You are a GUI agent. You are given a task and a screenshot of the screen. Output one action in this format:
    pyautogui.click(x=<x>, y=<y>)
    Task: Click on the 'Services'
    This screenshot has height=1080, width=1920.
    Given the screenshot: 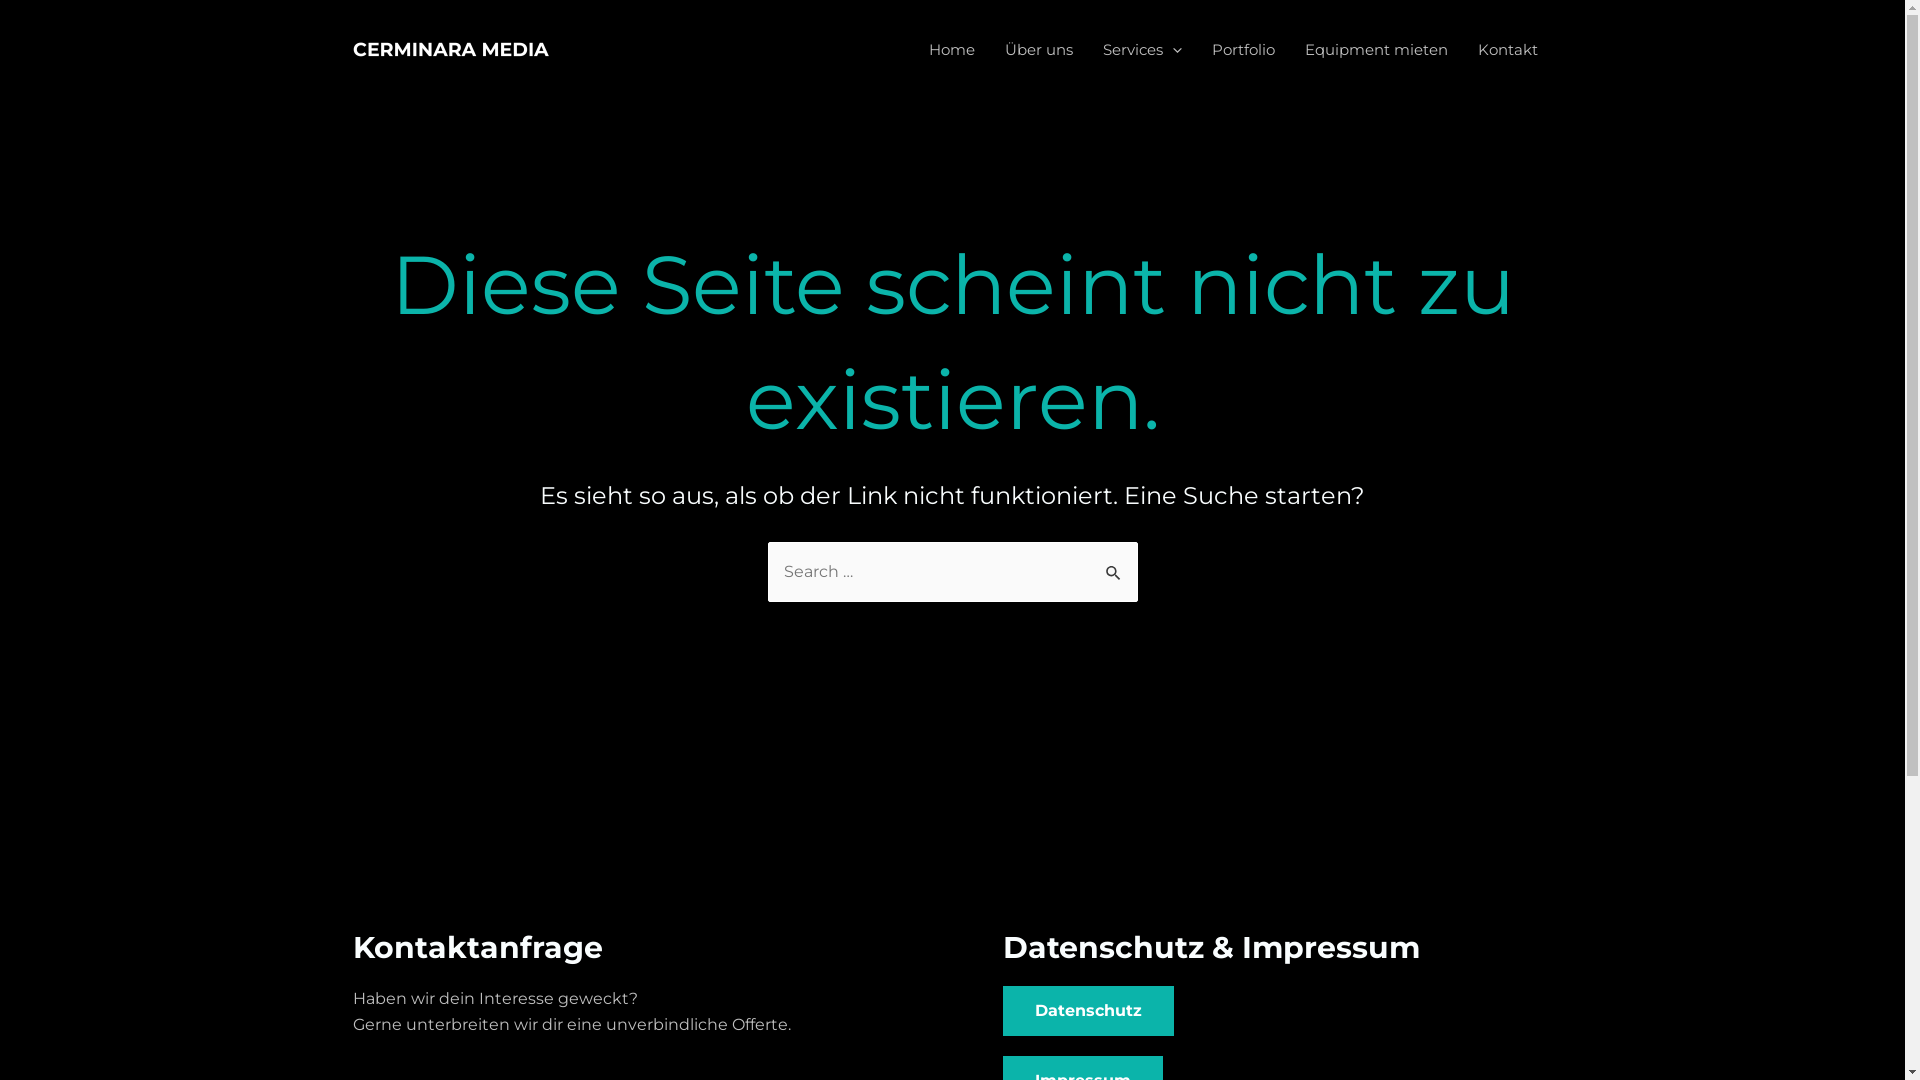 What is the action you would take?
    pyautogui.click(x=1142, y=49)
    